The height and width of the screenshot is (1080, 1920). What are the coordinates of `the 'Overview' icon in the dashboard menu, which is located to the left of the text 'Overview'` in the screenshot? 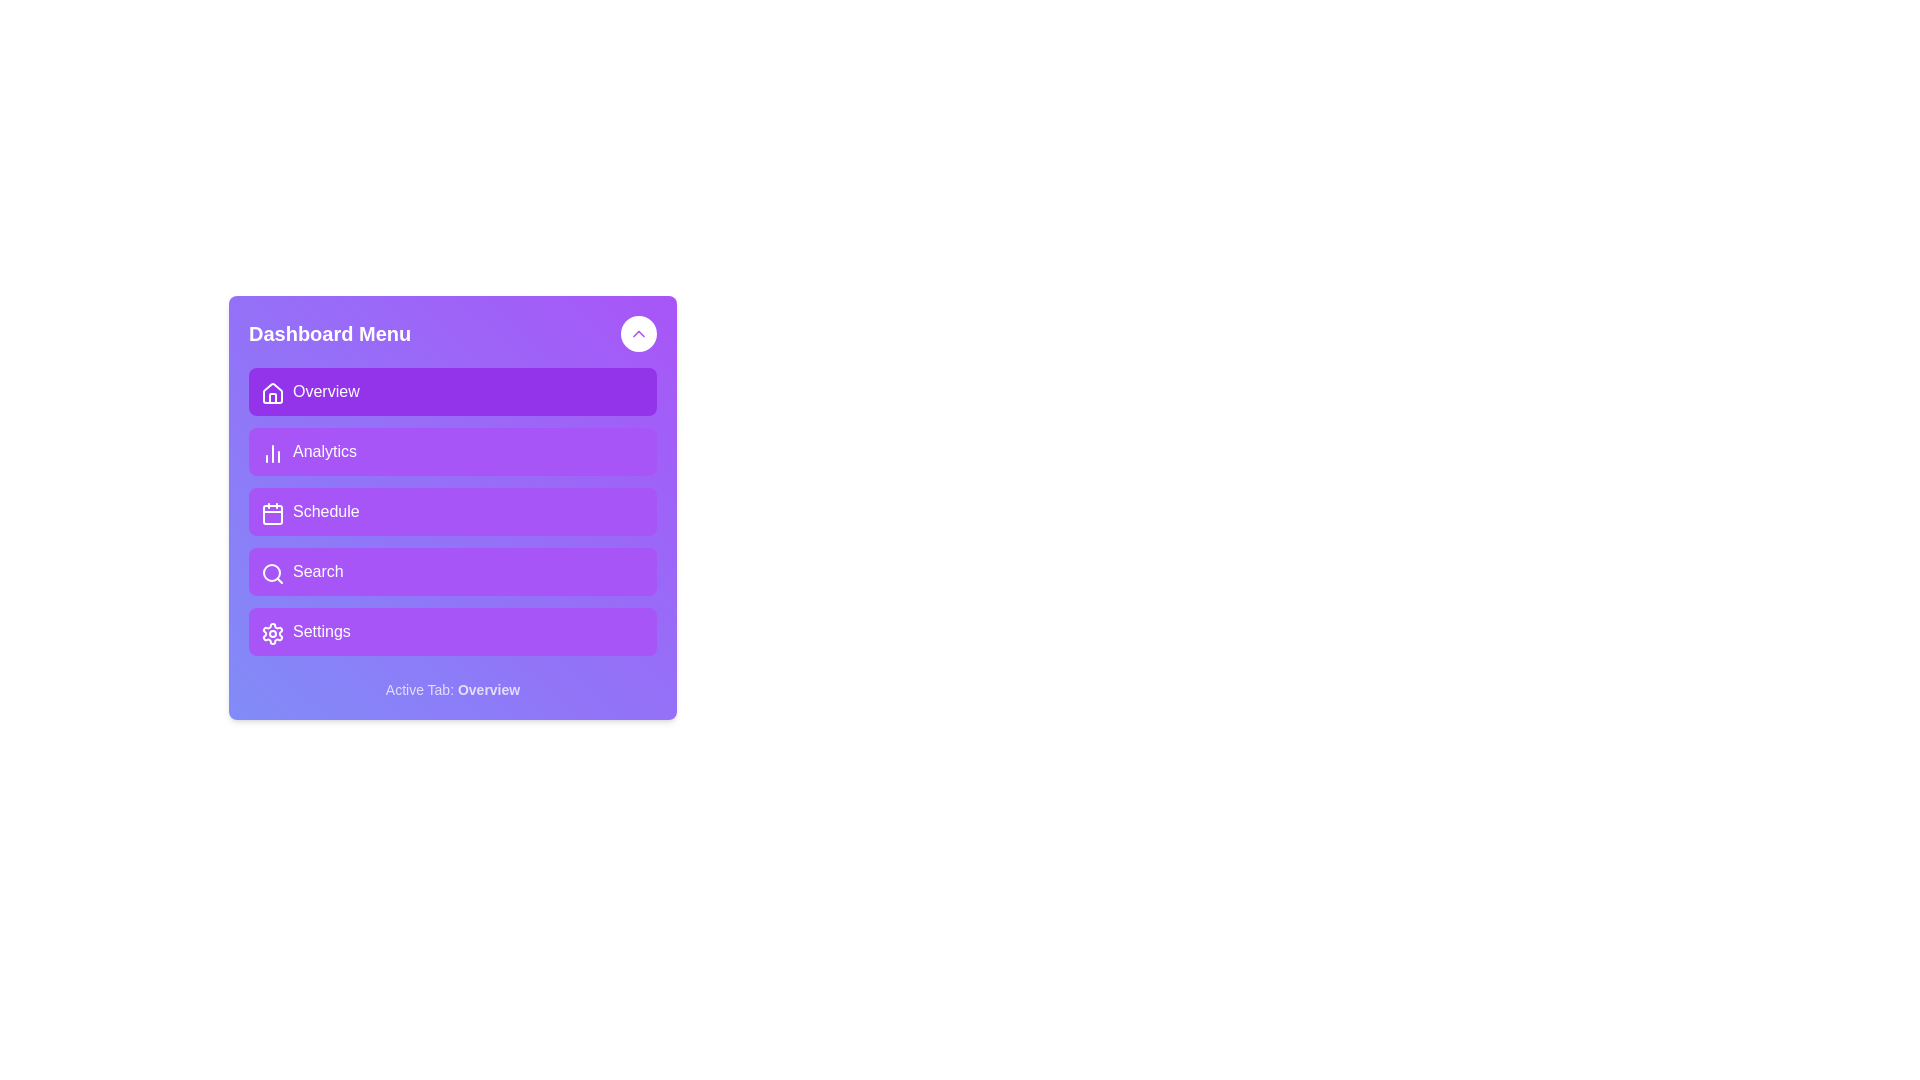 It's located at (272, 393).